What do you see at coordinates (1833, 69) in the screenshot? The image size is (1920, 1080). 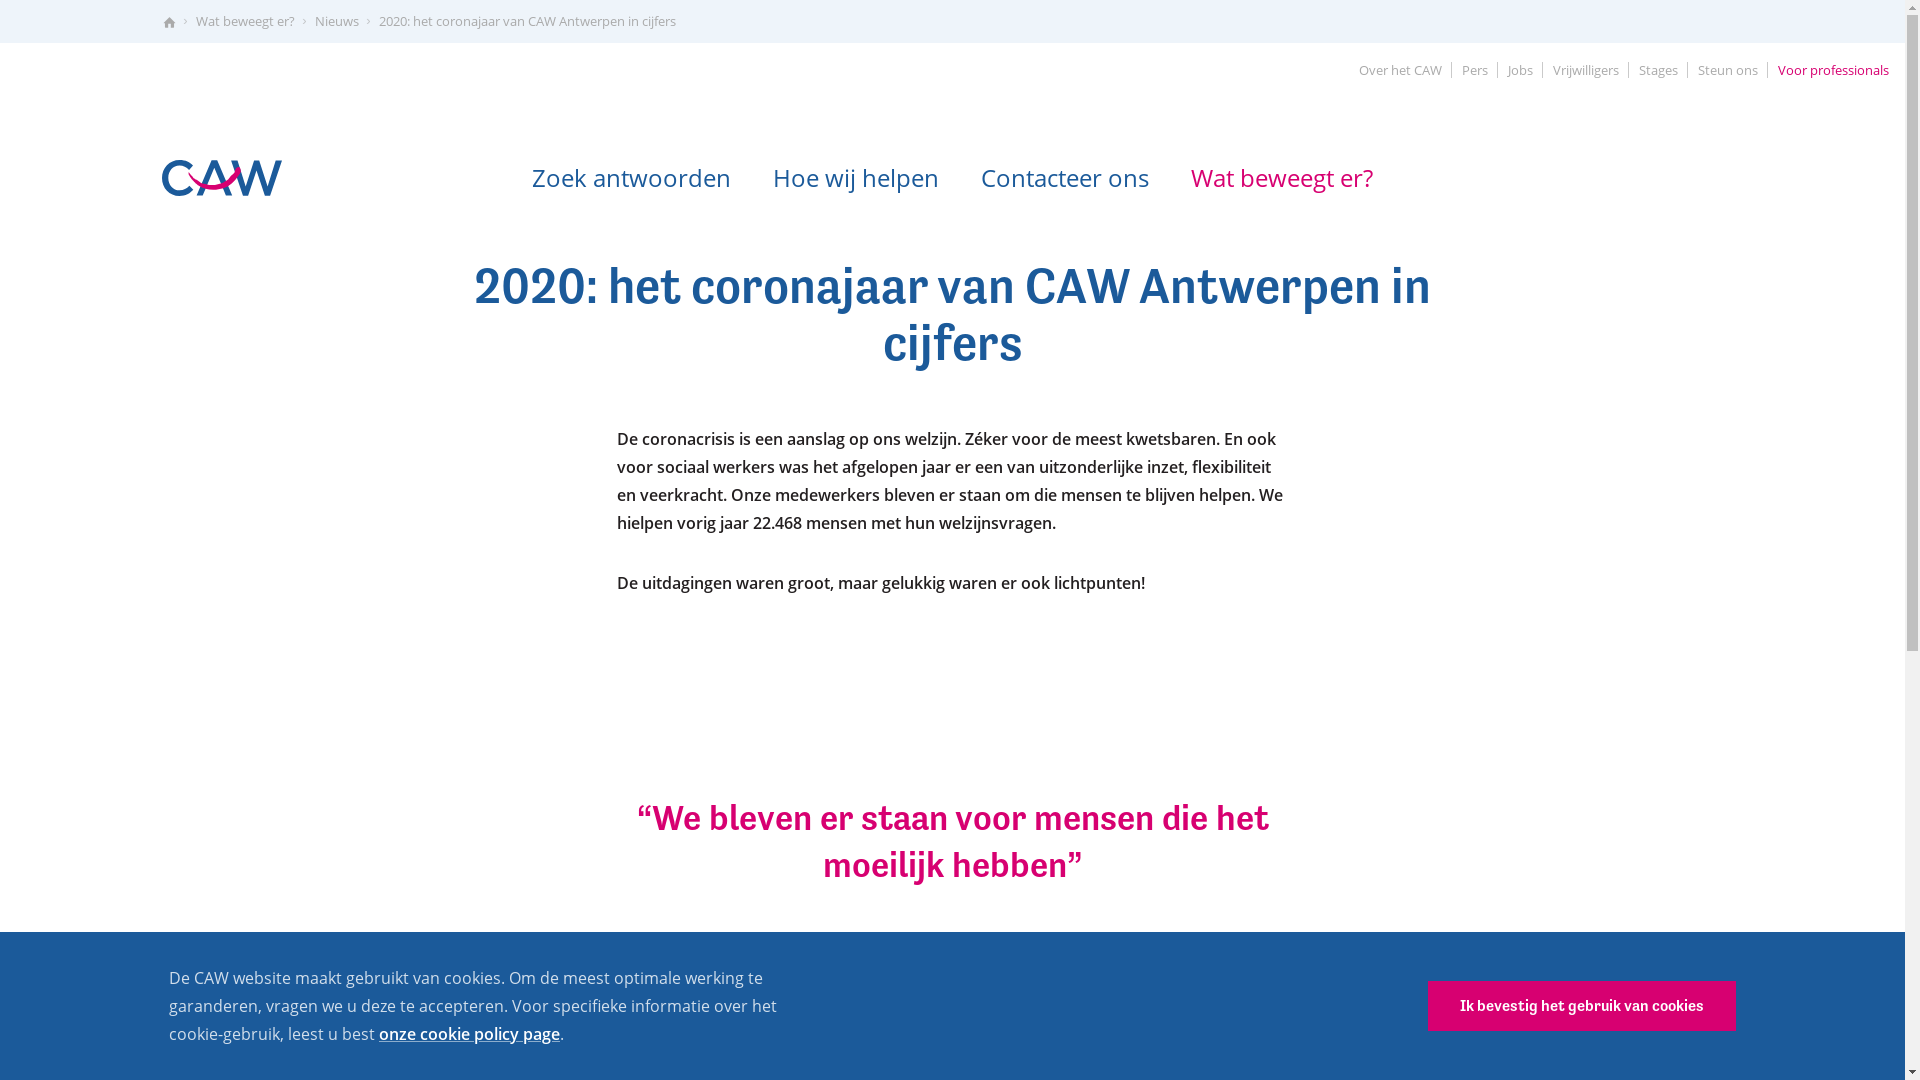 I see `'Voor professionals'` at bounding box center [1833, 69].